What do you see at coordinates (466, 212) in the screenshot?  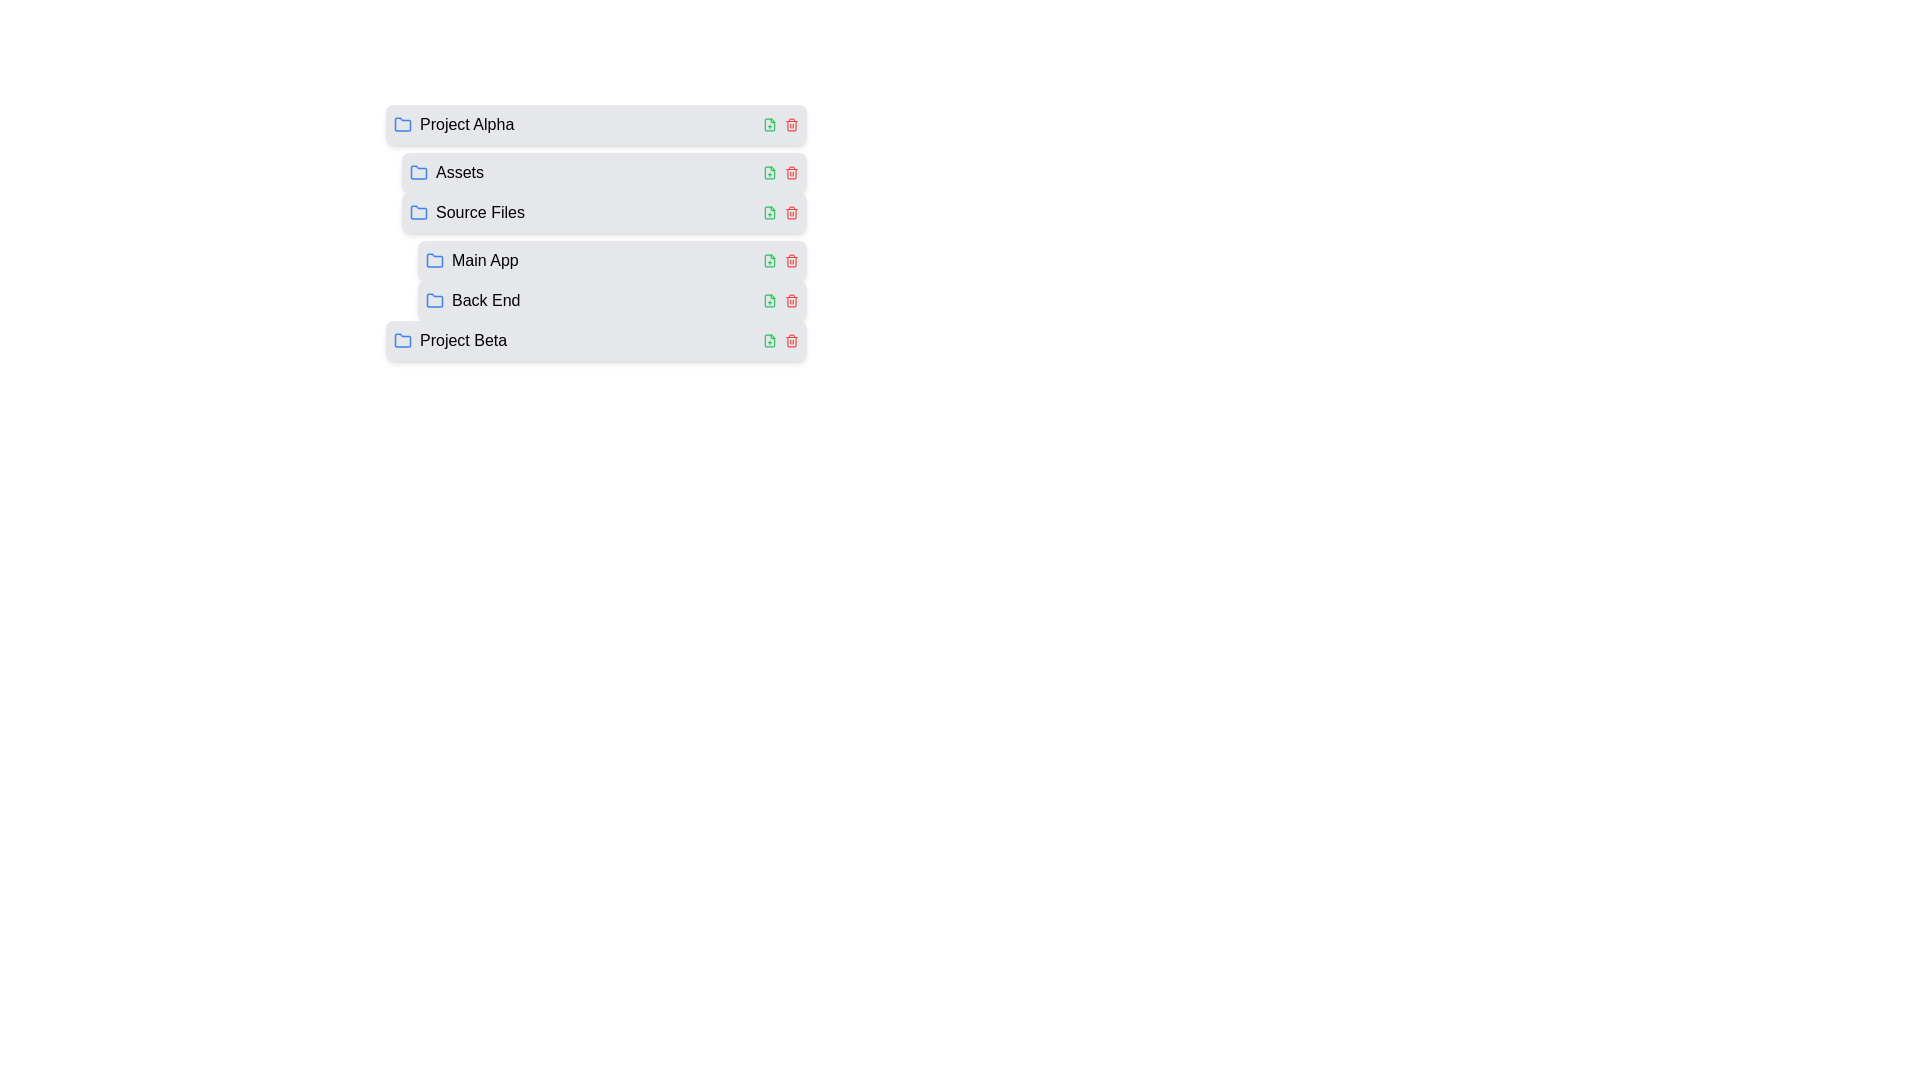 I see `the Labeled icon with a blue folder icon and the text 'Source Files', which is the second item in the list, positioned below 'Assets' and above 'Main App'` at bounding box center [466, 212].